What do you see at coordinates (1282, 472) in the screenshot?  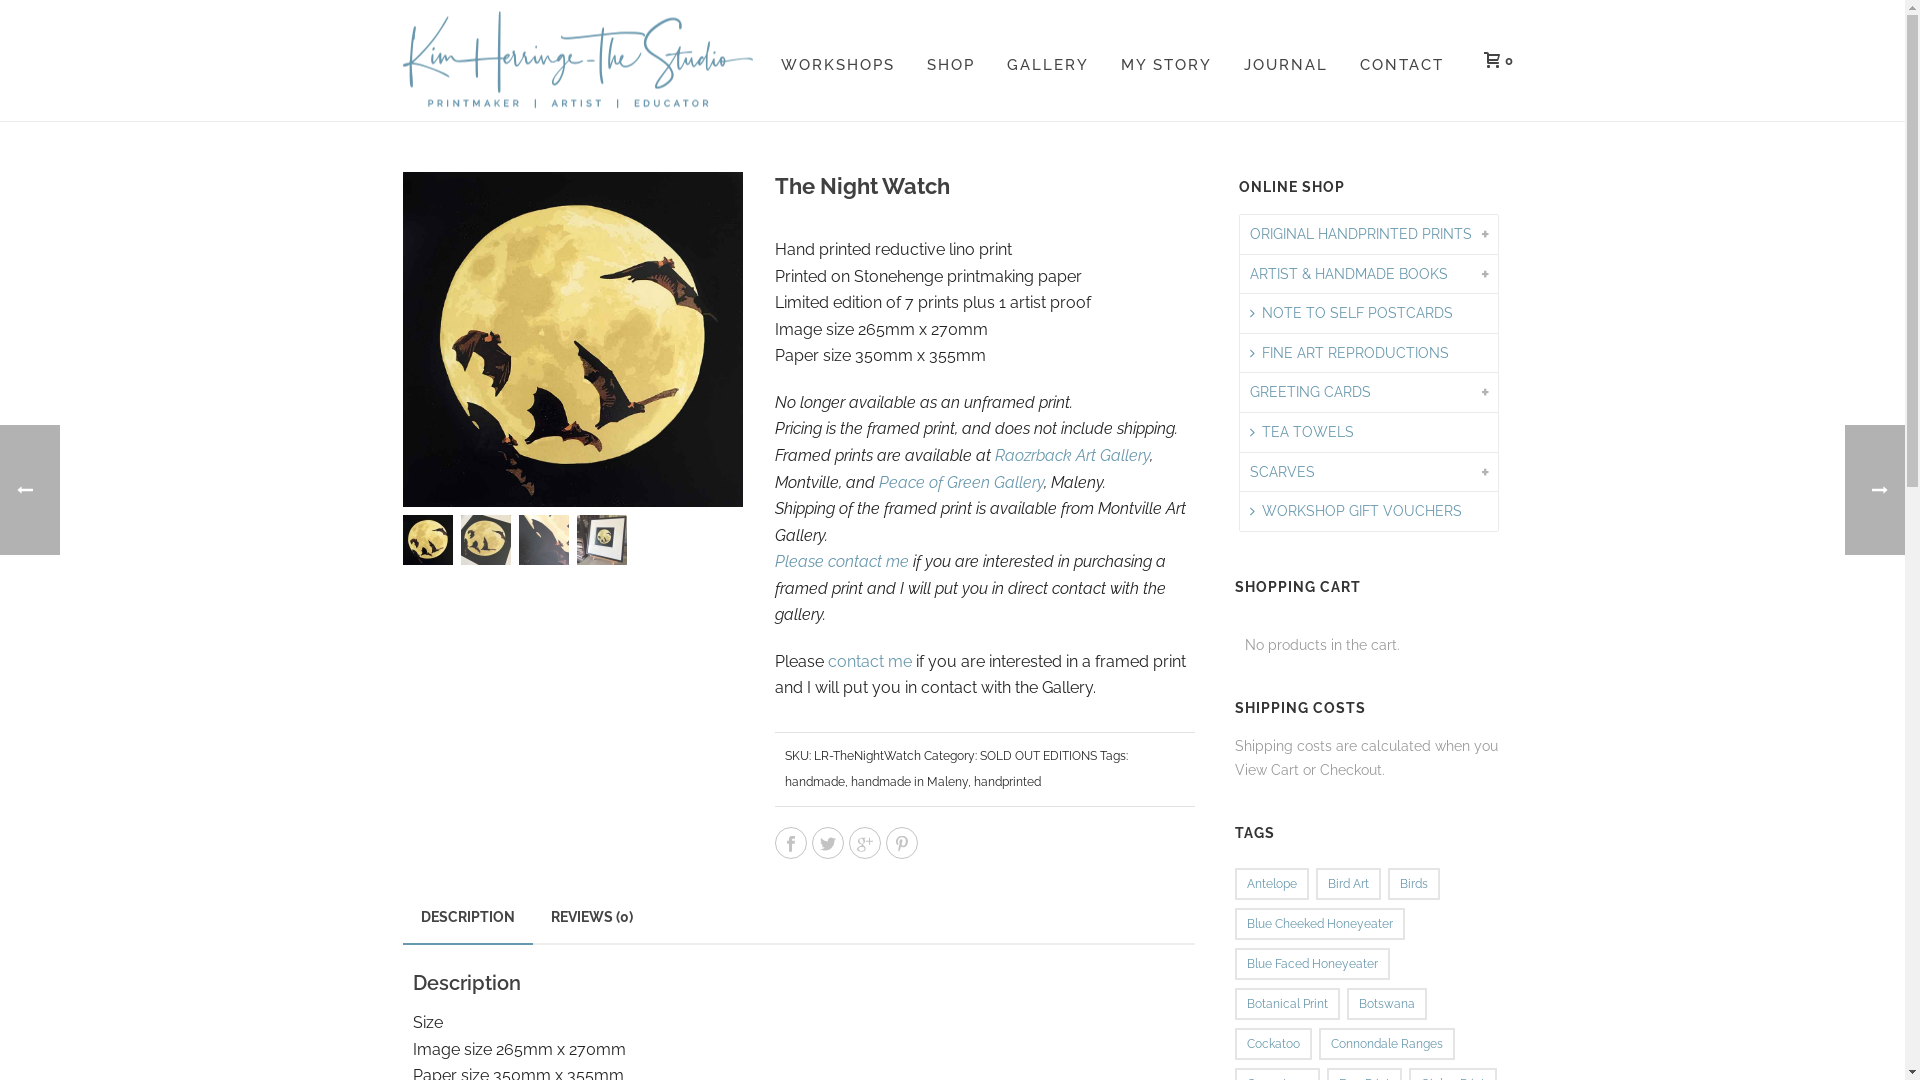 I see `'SCARVES'` at bounding box center [1282, 472].